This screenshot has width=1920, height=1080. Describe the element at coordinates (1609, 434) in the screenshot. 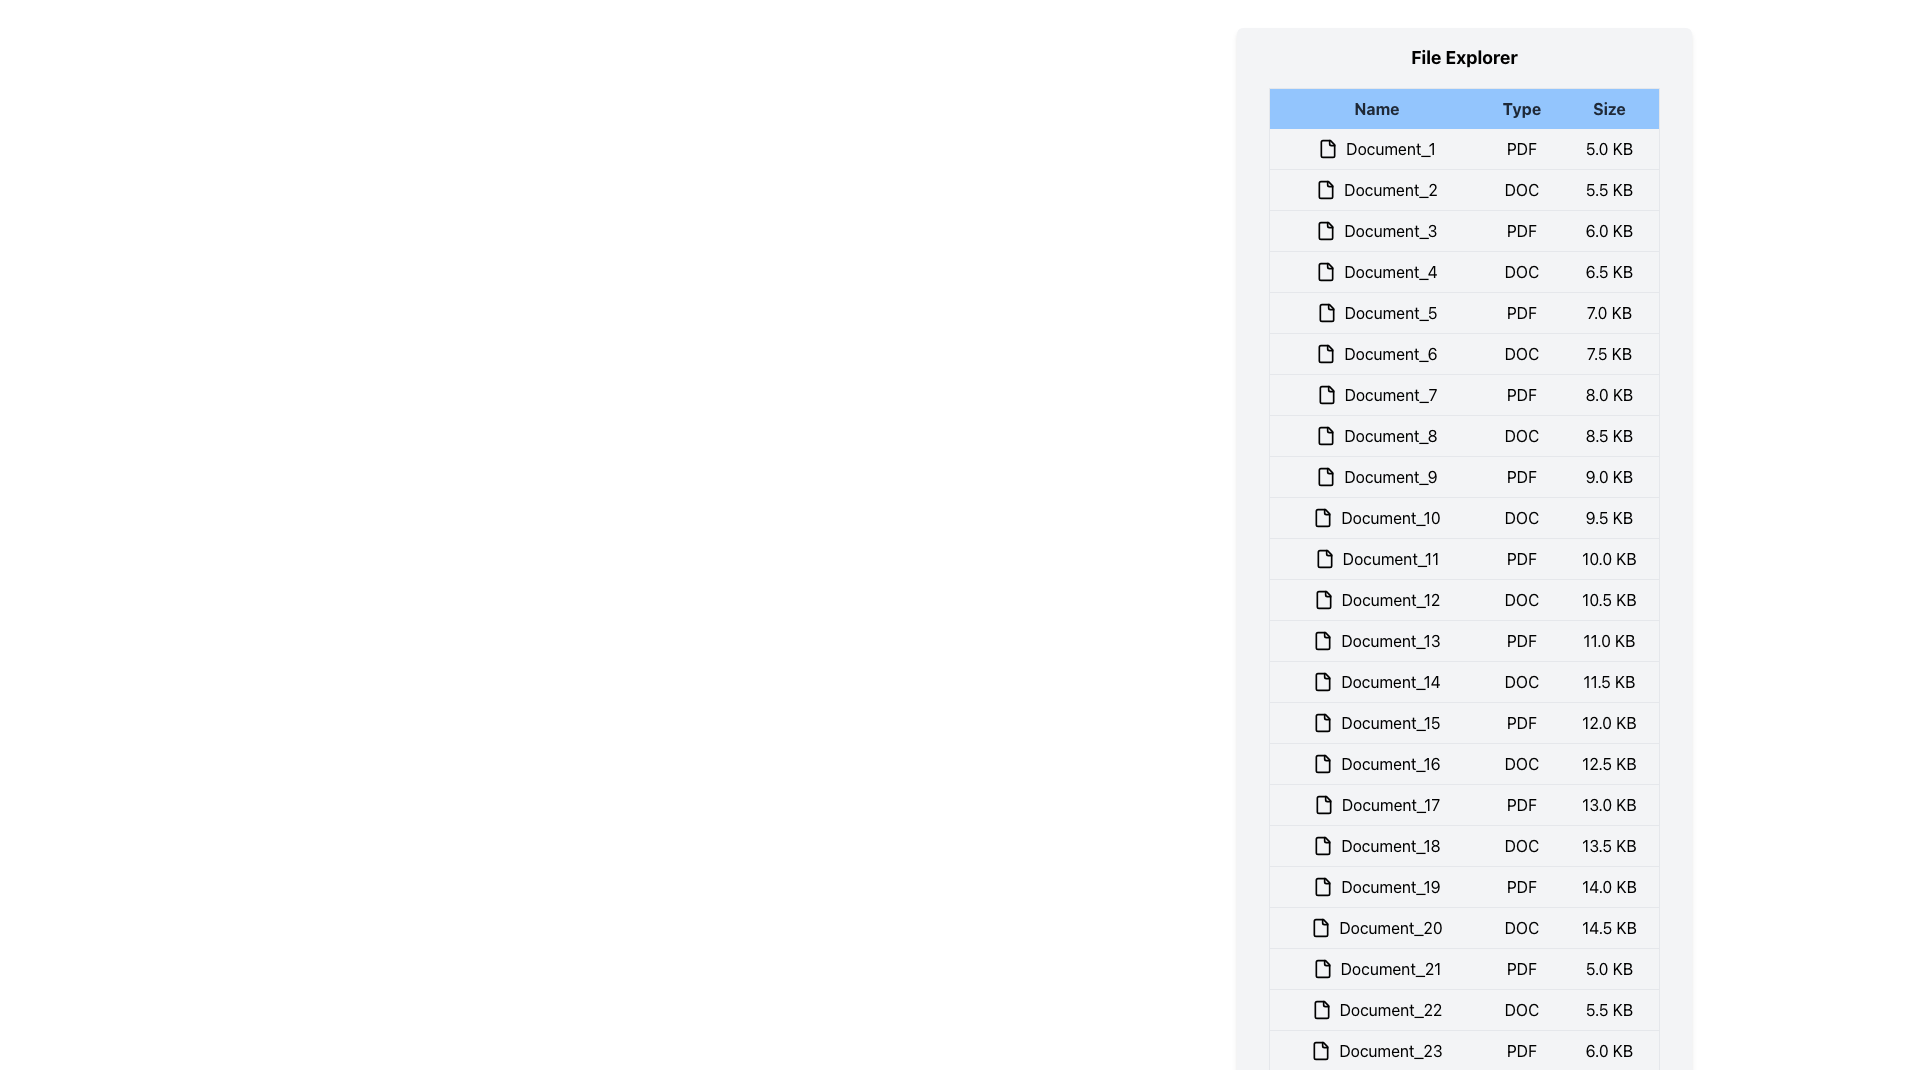

I see `the Text Label indicating the size of the associated file in kilobytes, located in the 'Size' column of the table row labeled 'Document_8 DOC'` at that location.